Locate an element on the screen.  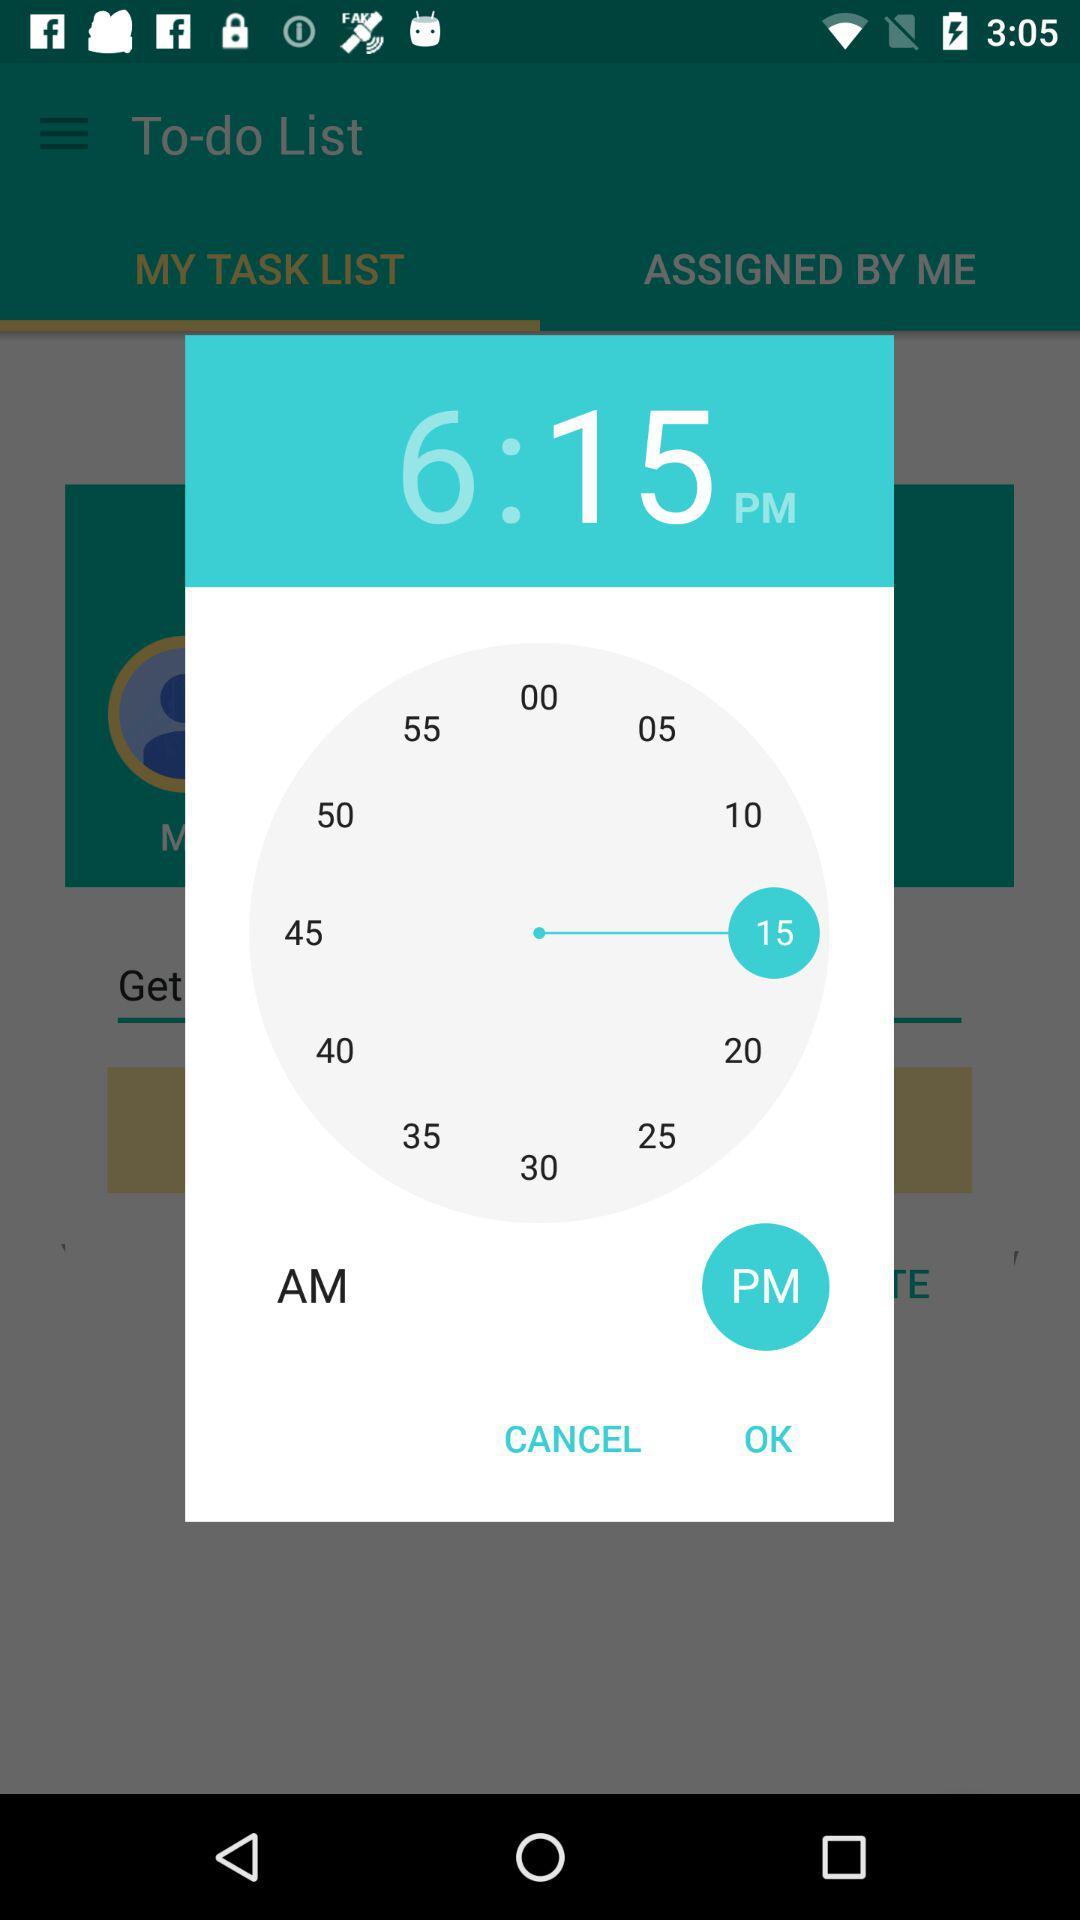
cancel icon is located at coordinates (573, 1436).